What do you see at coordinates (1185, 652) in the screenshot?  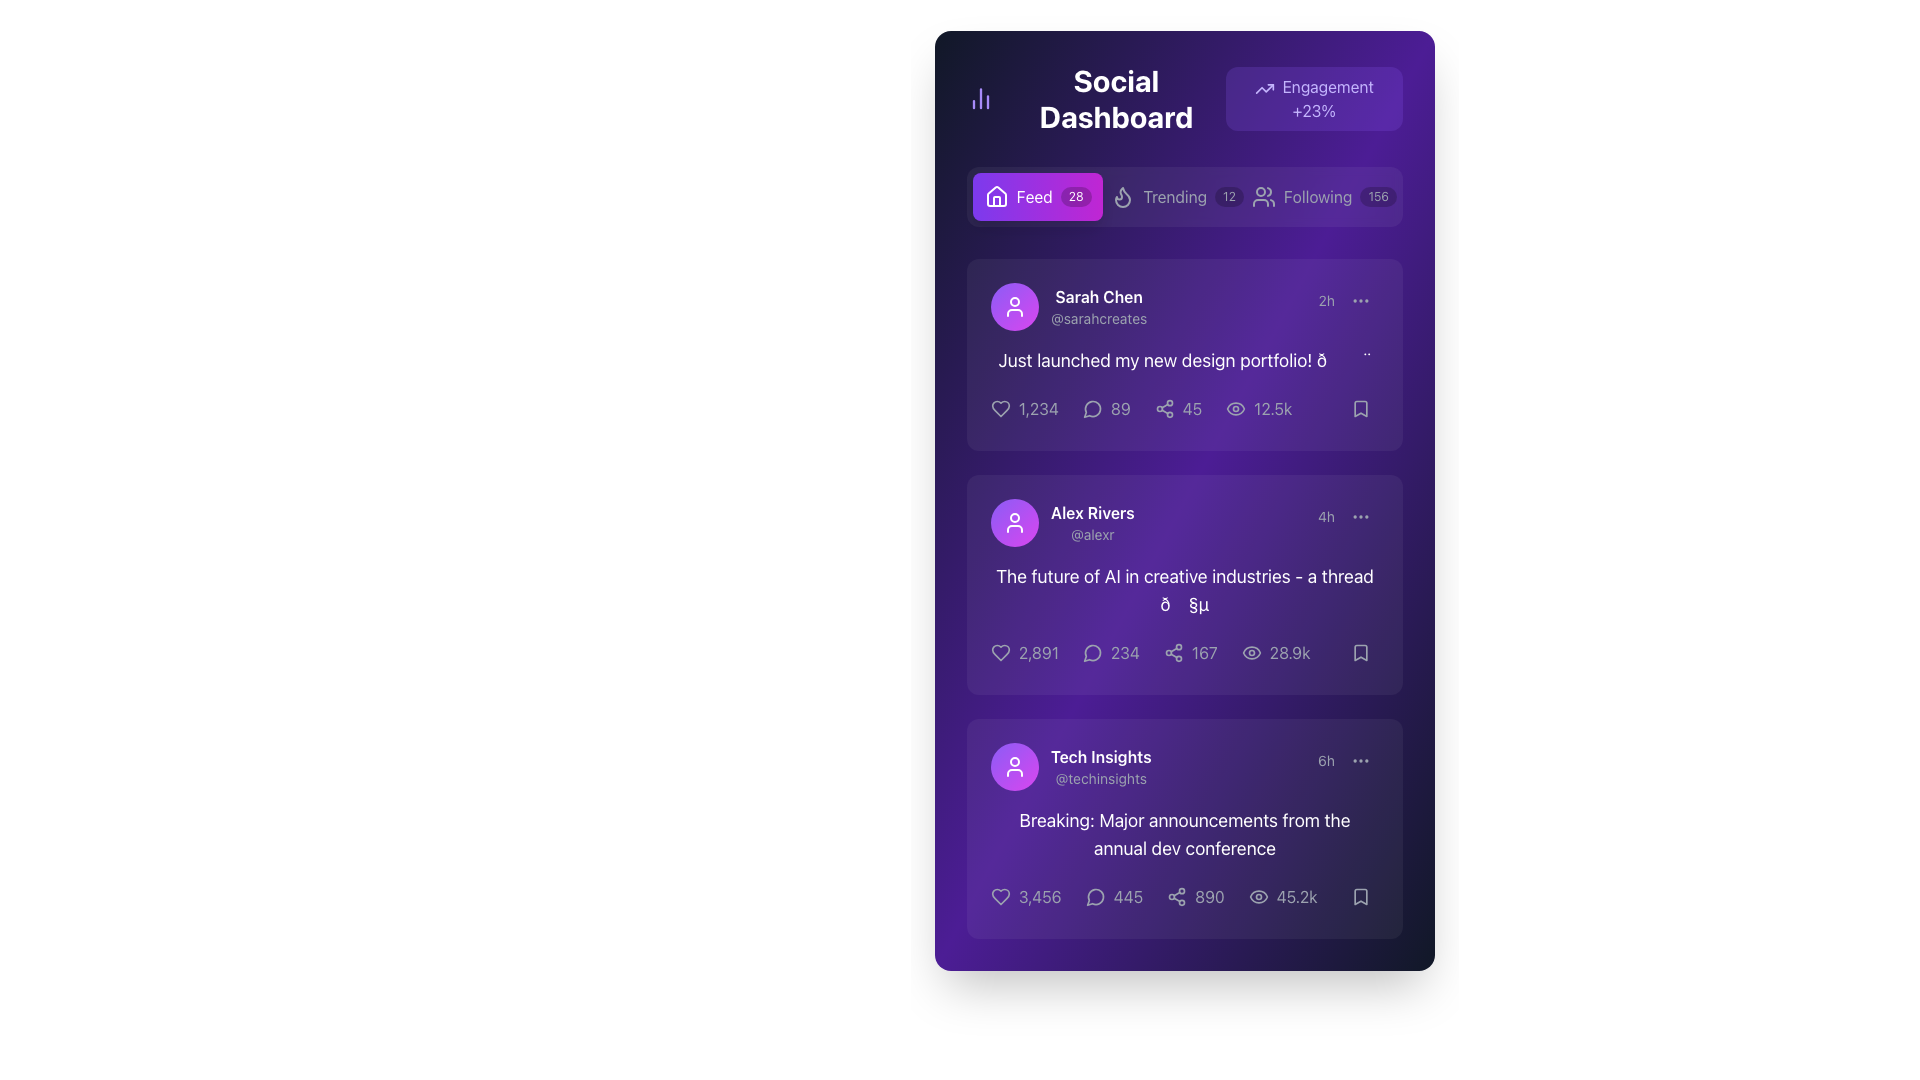 I see `the share button, which displays the count of shares for the post by 'Alex Rivers' in the central feed` at bounding box center [1185, 652].